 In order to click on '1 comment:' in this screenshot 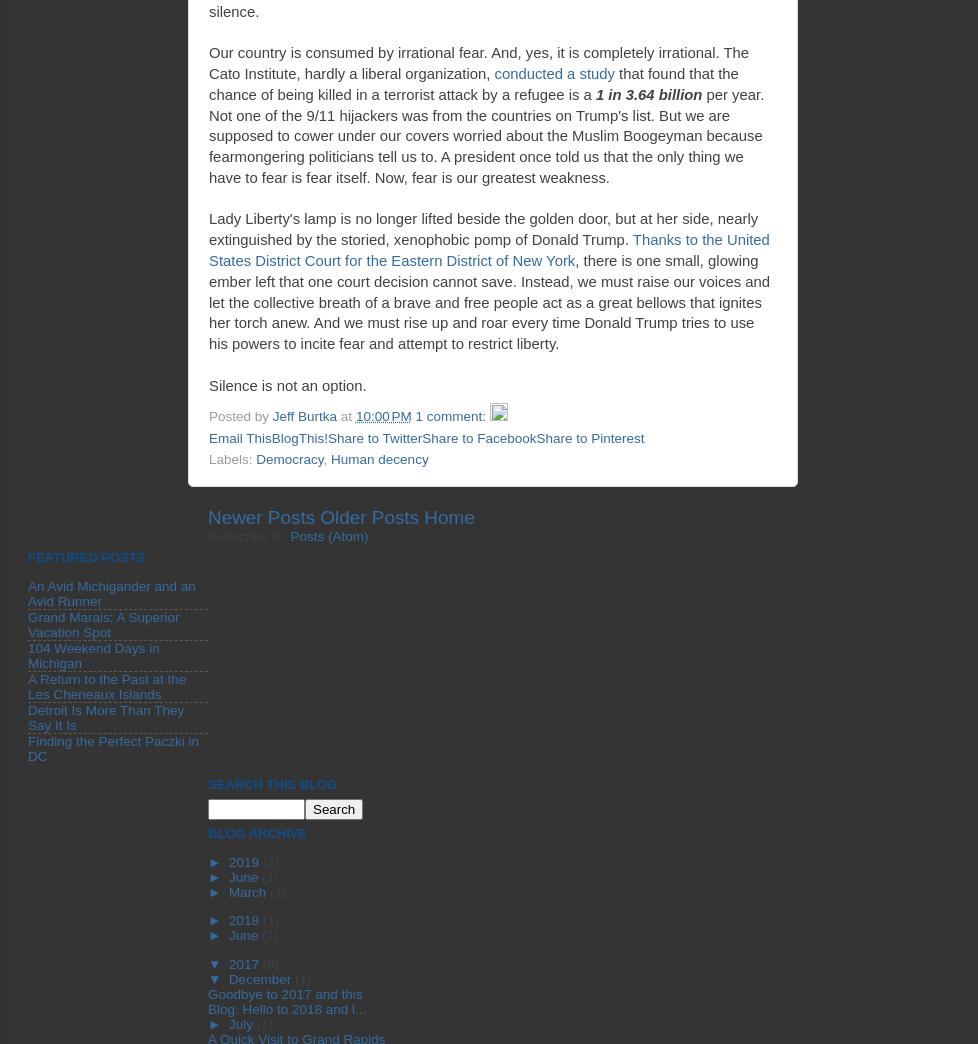, I will do `click(451, 415)`.